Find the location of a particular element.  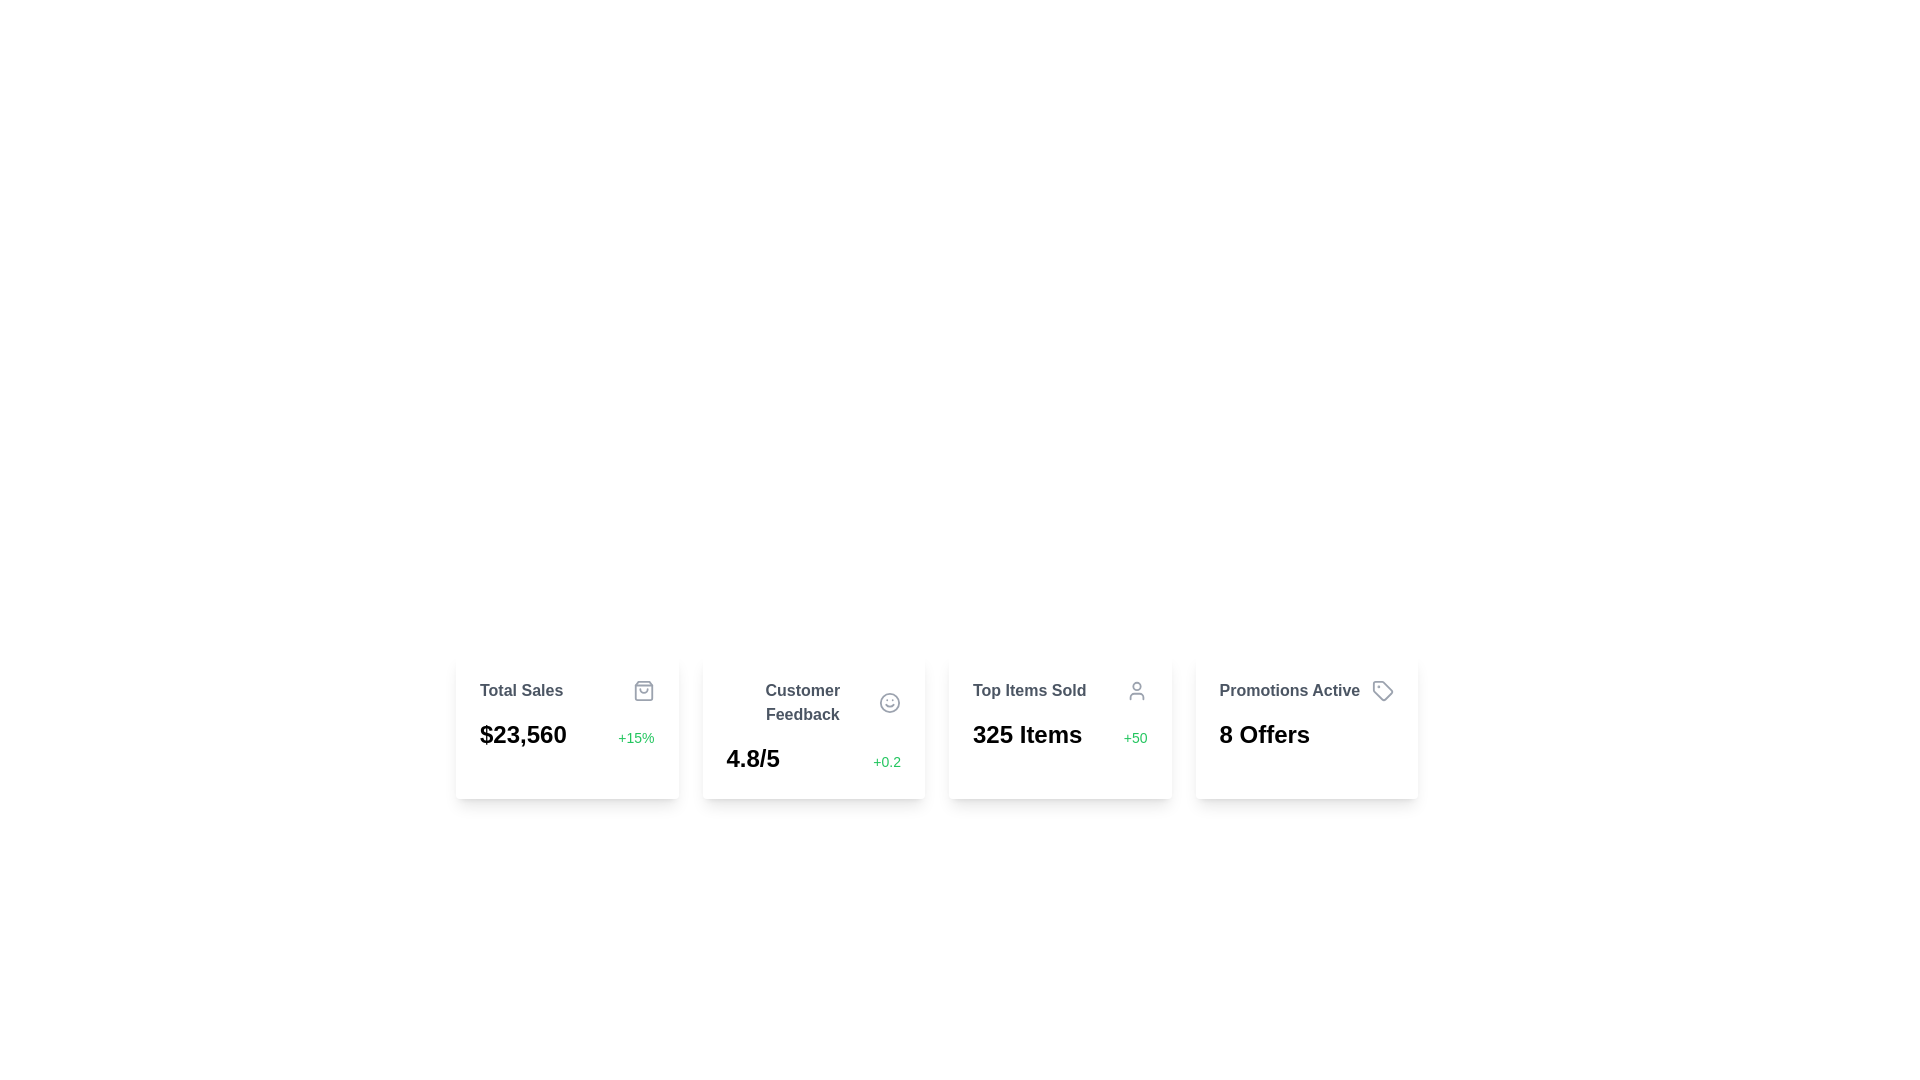

the icon representing 'Total Sales' located in the top-right corner of the card, positioned slightly above the sales value is located at coordinates (643, 689).